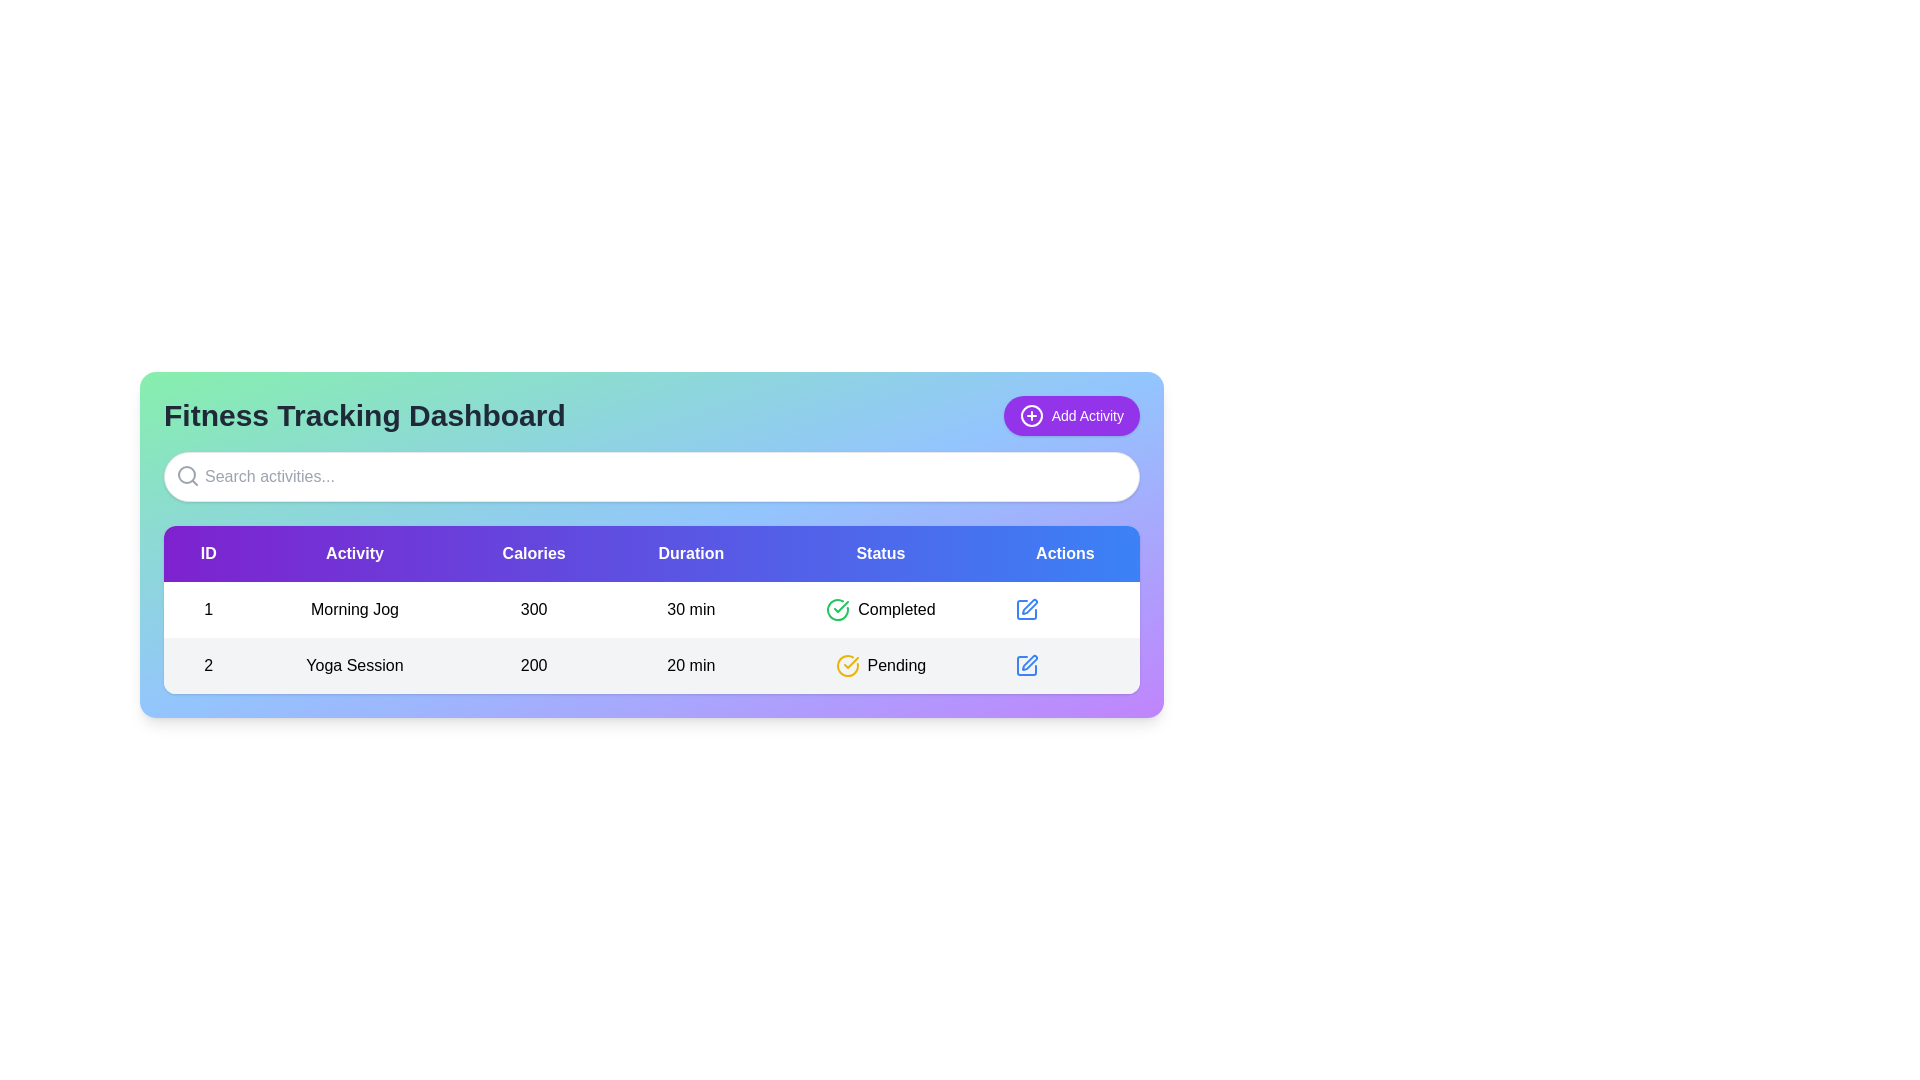 The width and height of the screenshot is (1920, 1080). Describe the element at coordinates (880, 554) in the screenshot. I see `the 'Status' header cell in the table, which is the fifth header cell situated between 'Duration' and 'Actions'` at that location.